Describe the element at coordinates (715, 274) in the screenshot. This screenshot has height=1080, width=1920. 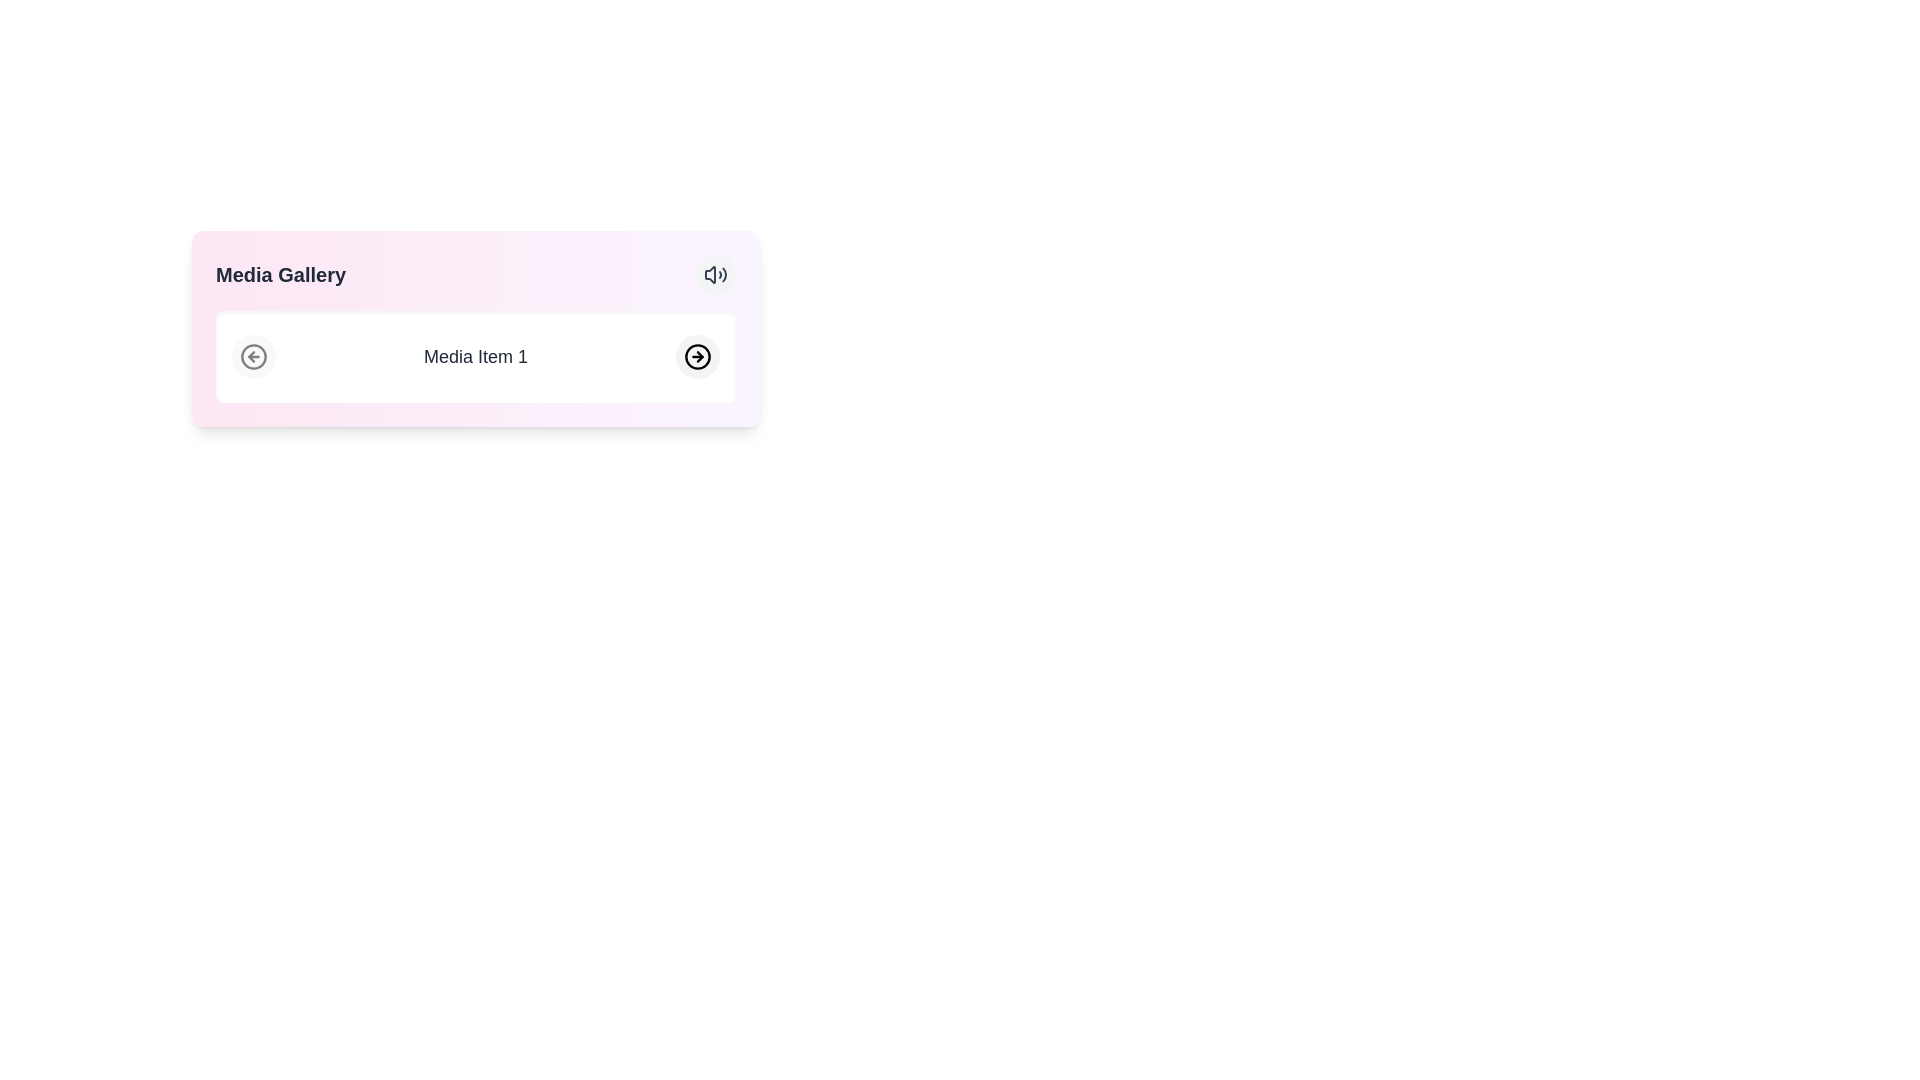
I see `the audio control button located in the upper-right corner of the 'Media Gallery' section, adjacent to the 'Media Gallery' text label` at that location.